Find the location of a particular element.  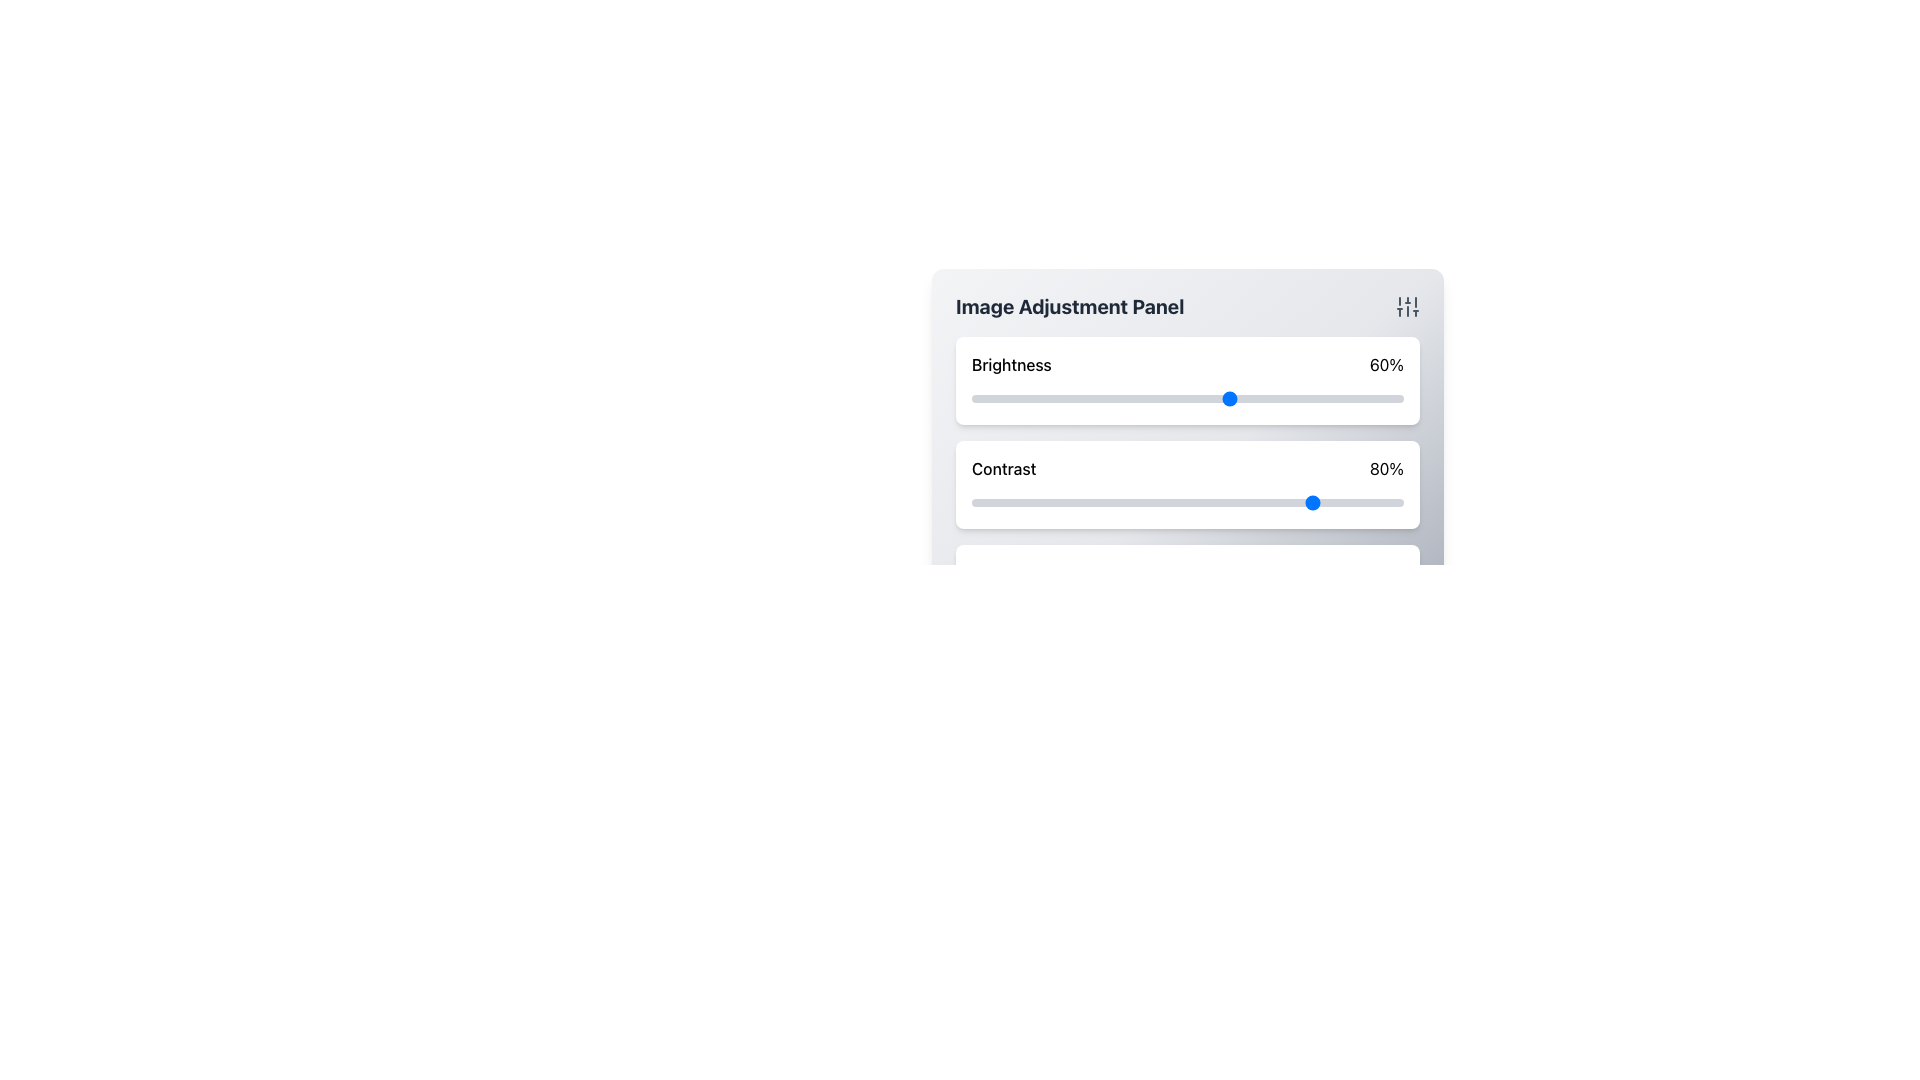

contrast is located at coordinates (1213, 501).